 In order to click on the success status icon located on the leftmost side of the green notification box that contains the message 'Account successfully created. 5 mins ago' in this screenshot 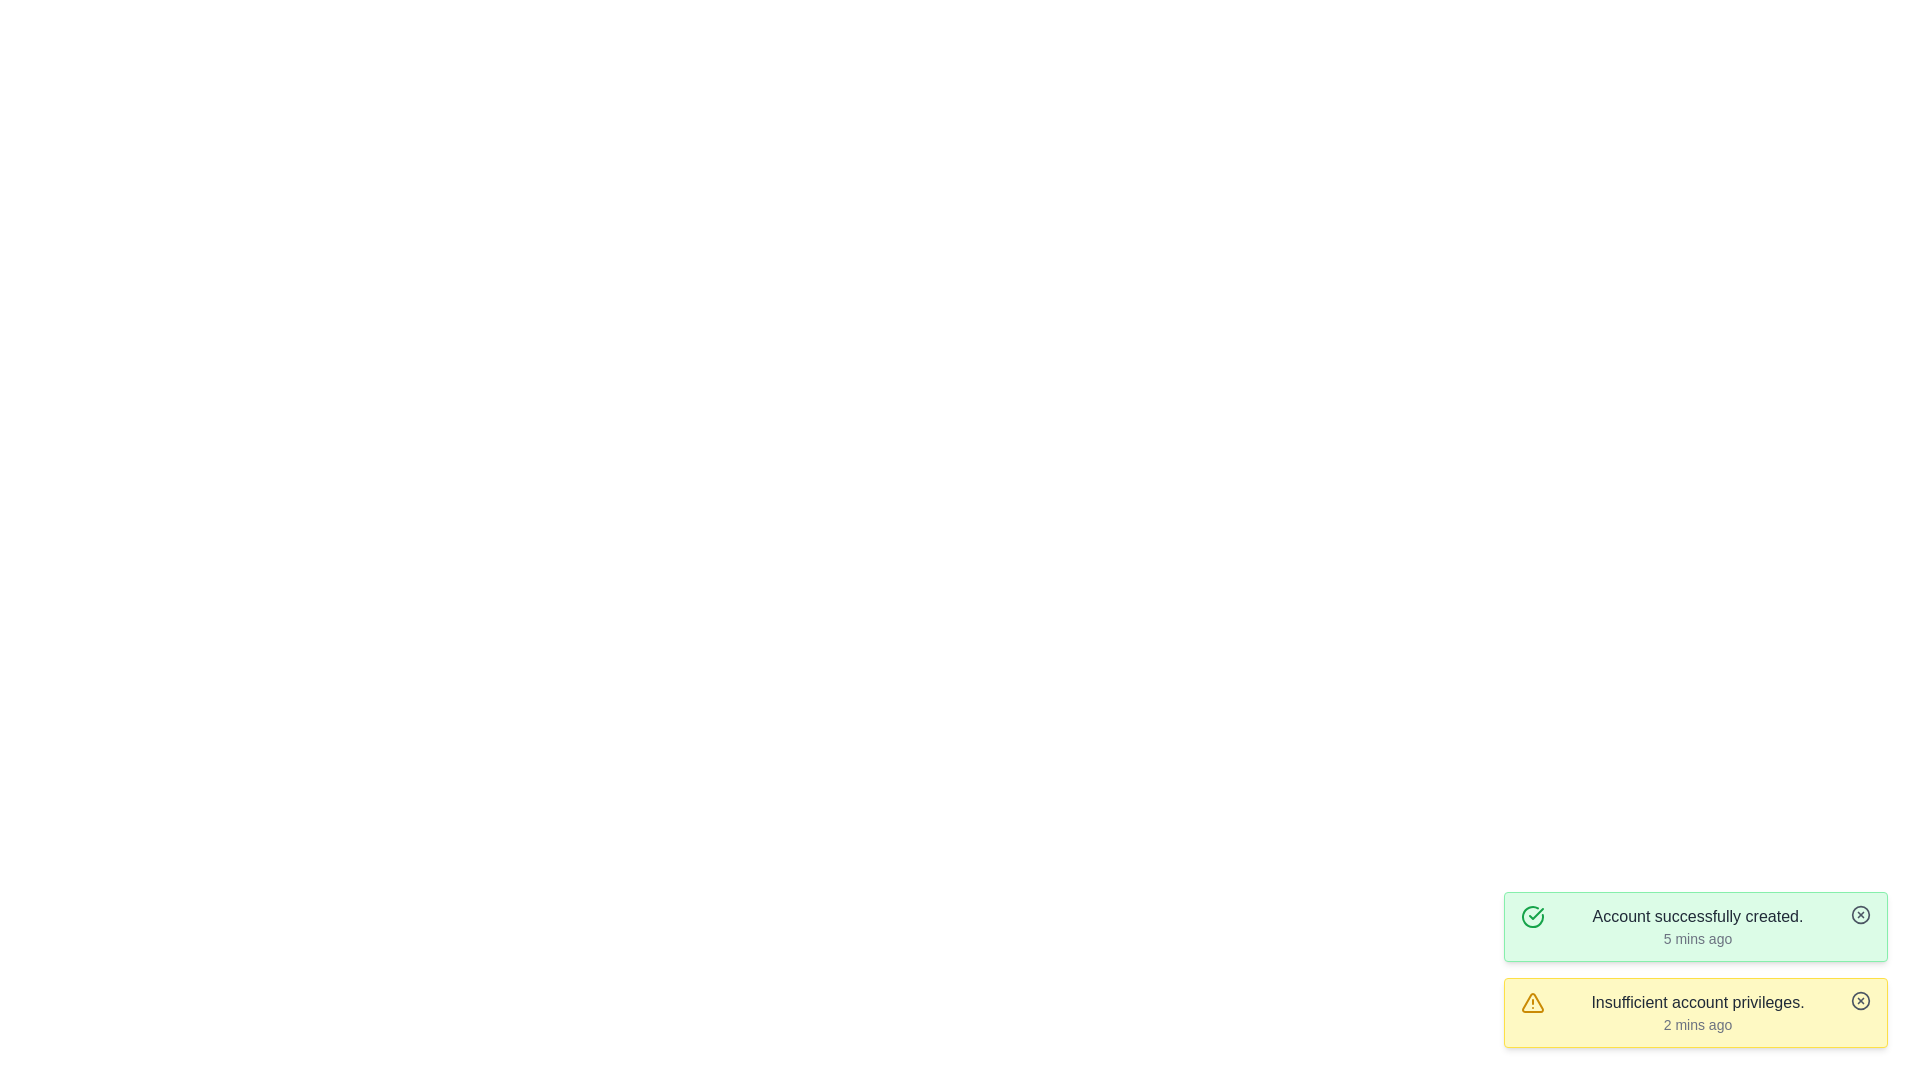, I will do `click(1531, 917)`.